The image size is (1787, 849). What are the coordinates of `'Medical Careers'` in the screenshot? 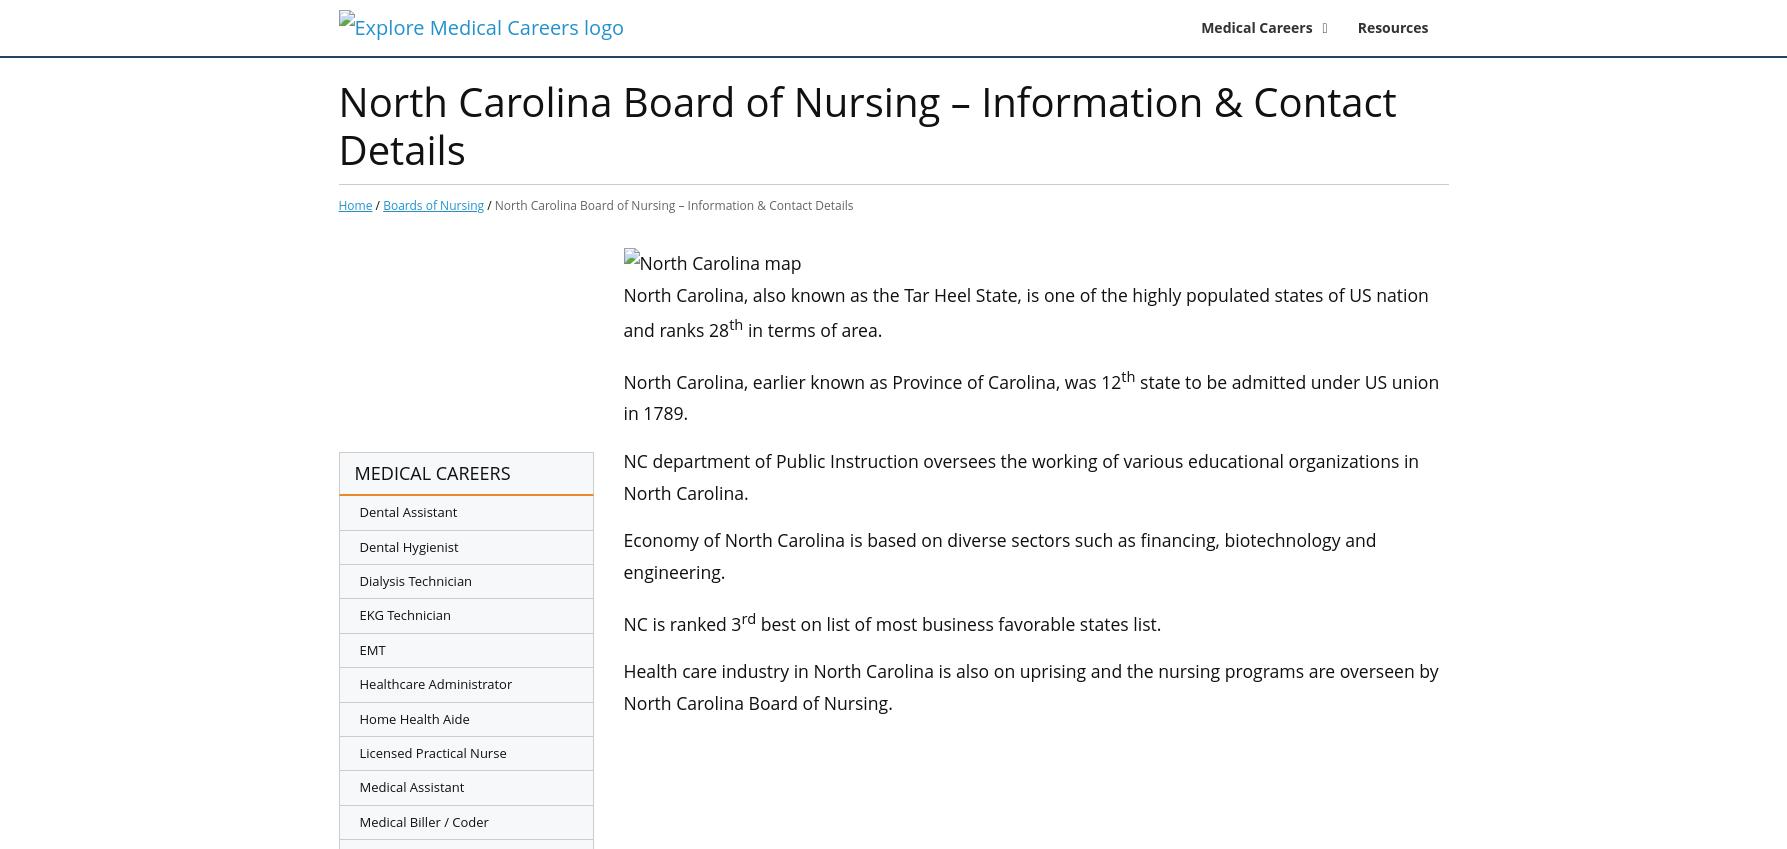 It's located at (1201, 25).